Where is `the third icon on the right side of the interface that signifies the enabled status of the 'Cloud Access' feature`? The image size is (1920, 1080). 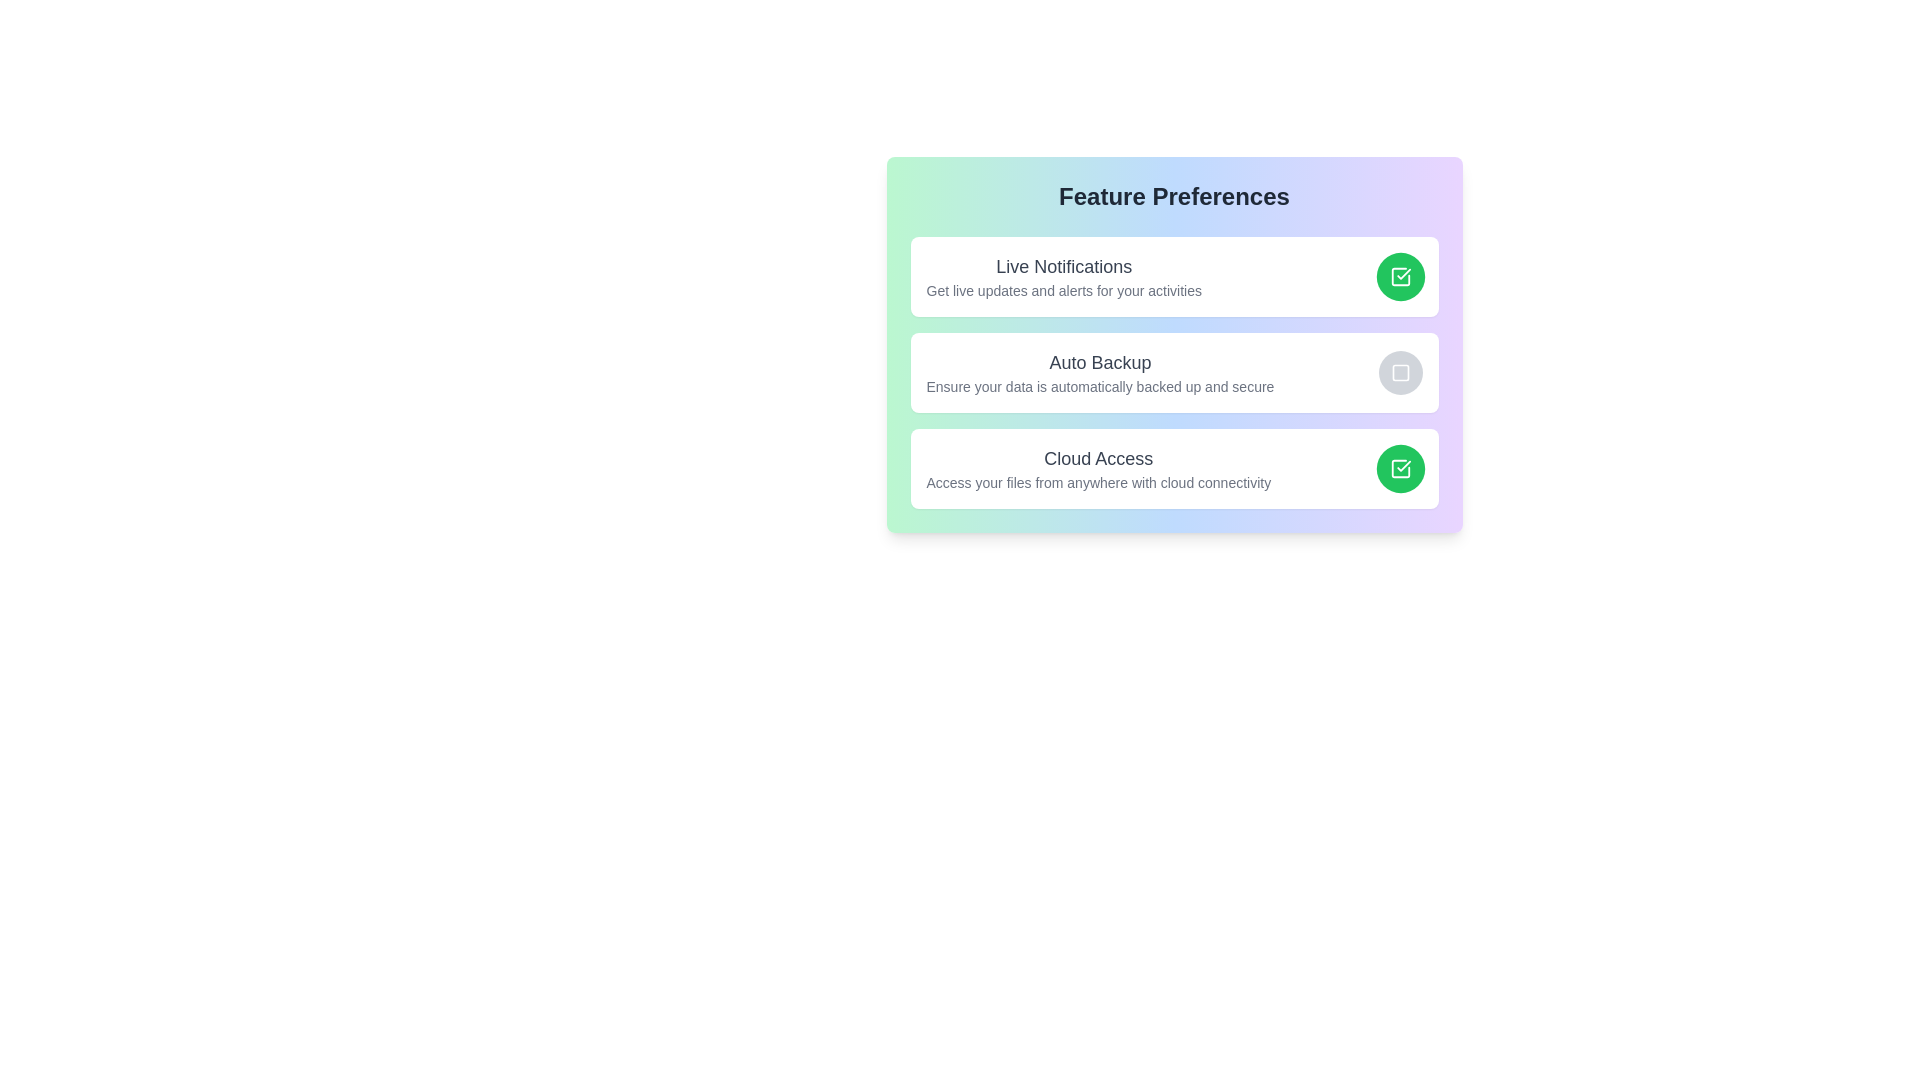 the third icon on the right side of the interface that signifies the enabled status of the 'Cloud Access' feature is located at coordinates (1399, 469).